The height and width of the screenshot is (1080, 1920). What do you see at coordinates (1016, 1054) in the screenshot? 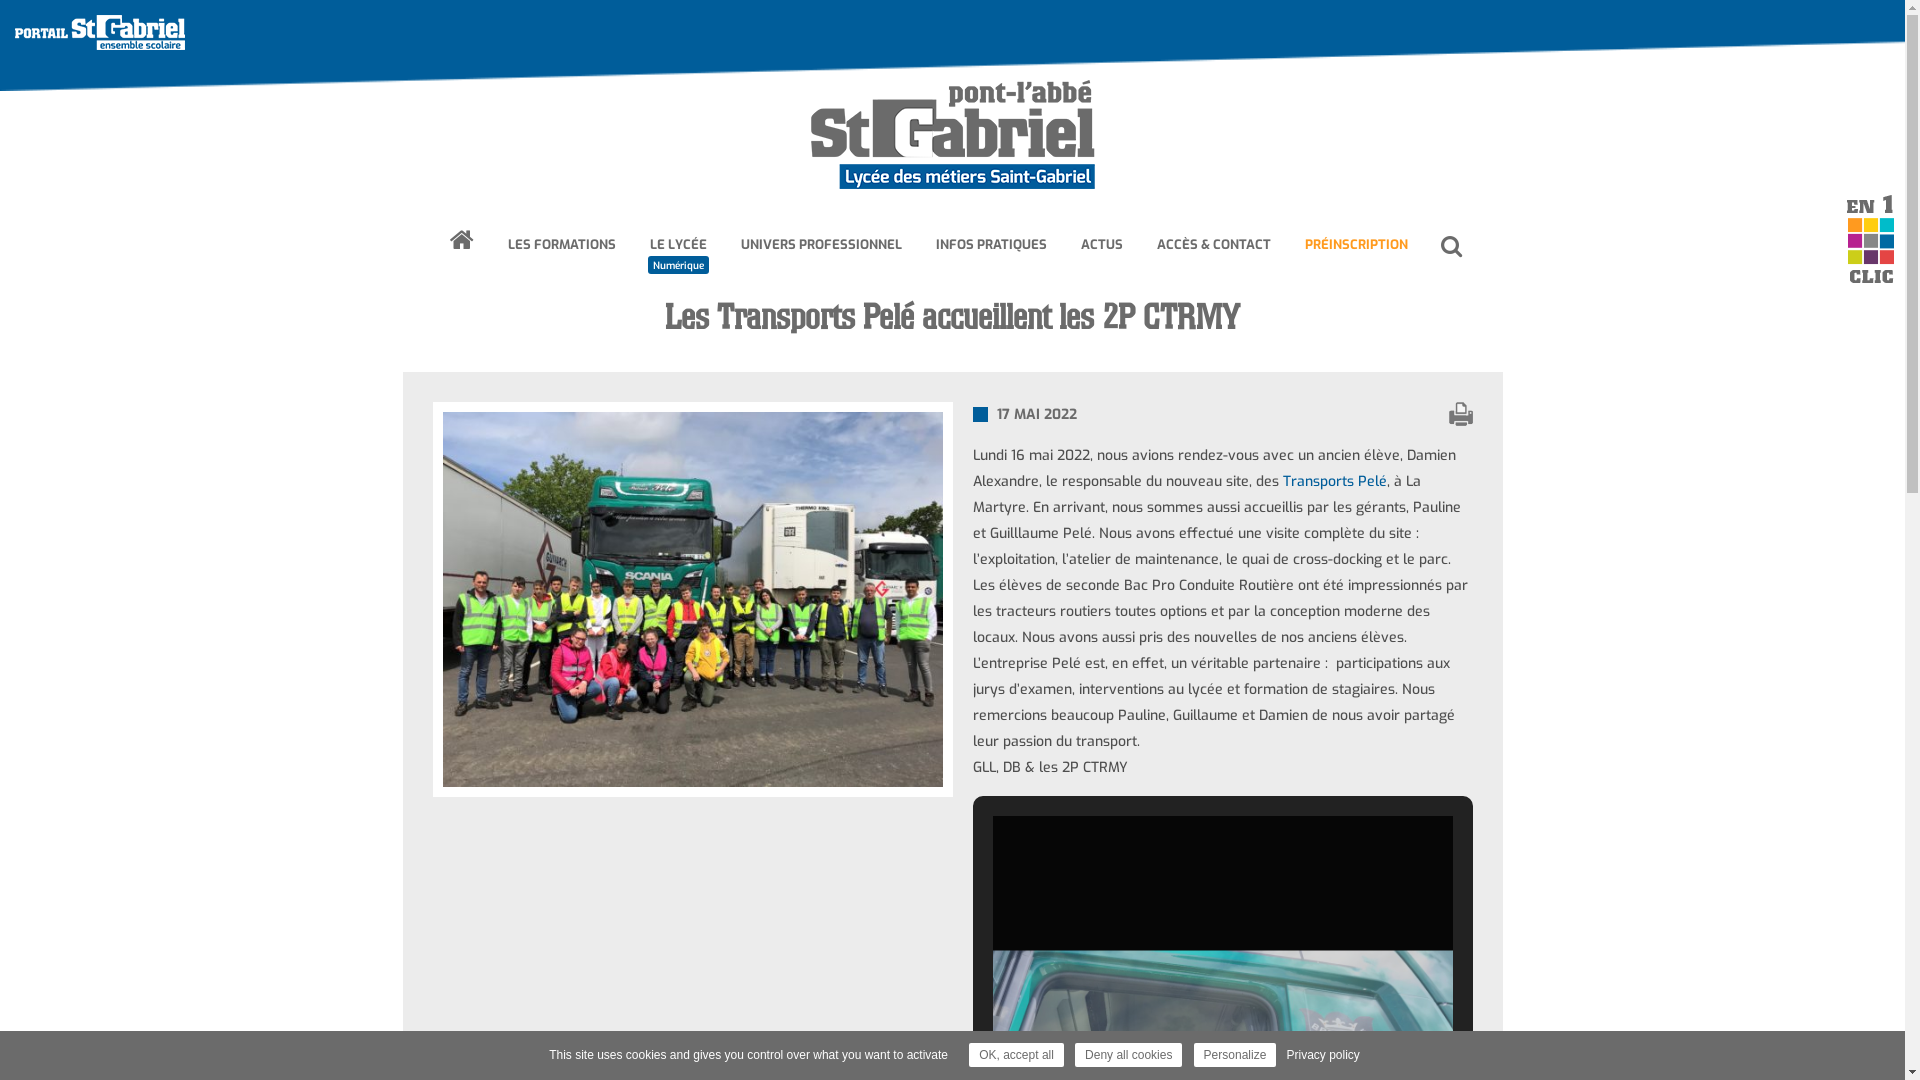
I see `'OK, accept all'` at bounding box center [1016, 1054].